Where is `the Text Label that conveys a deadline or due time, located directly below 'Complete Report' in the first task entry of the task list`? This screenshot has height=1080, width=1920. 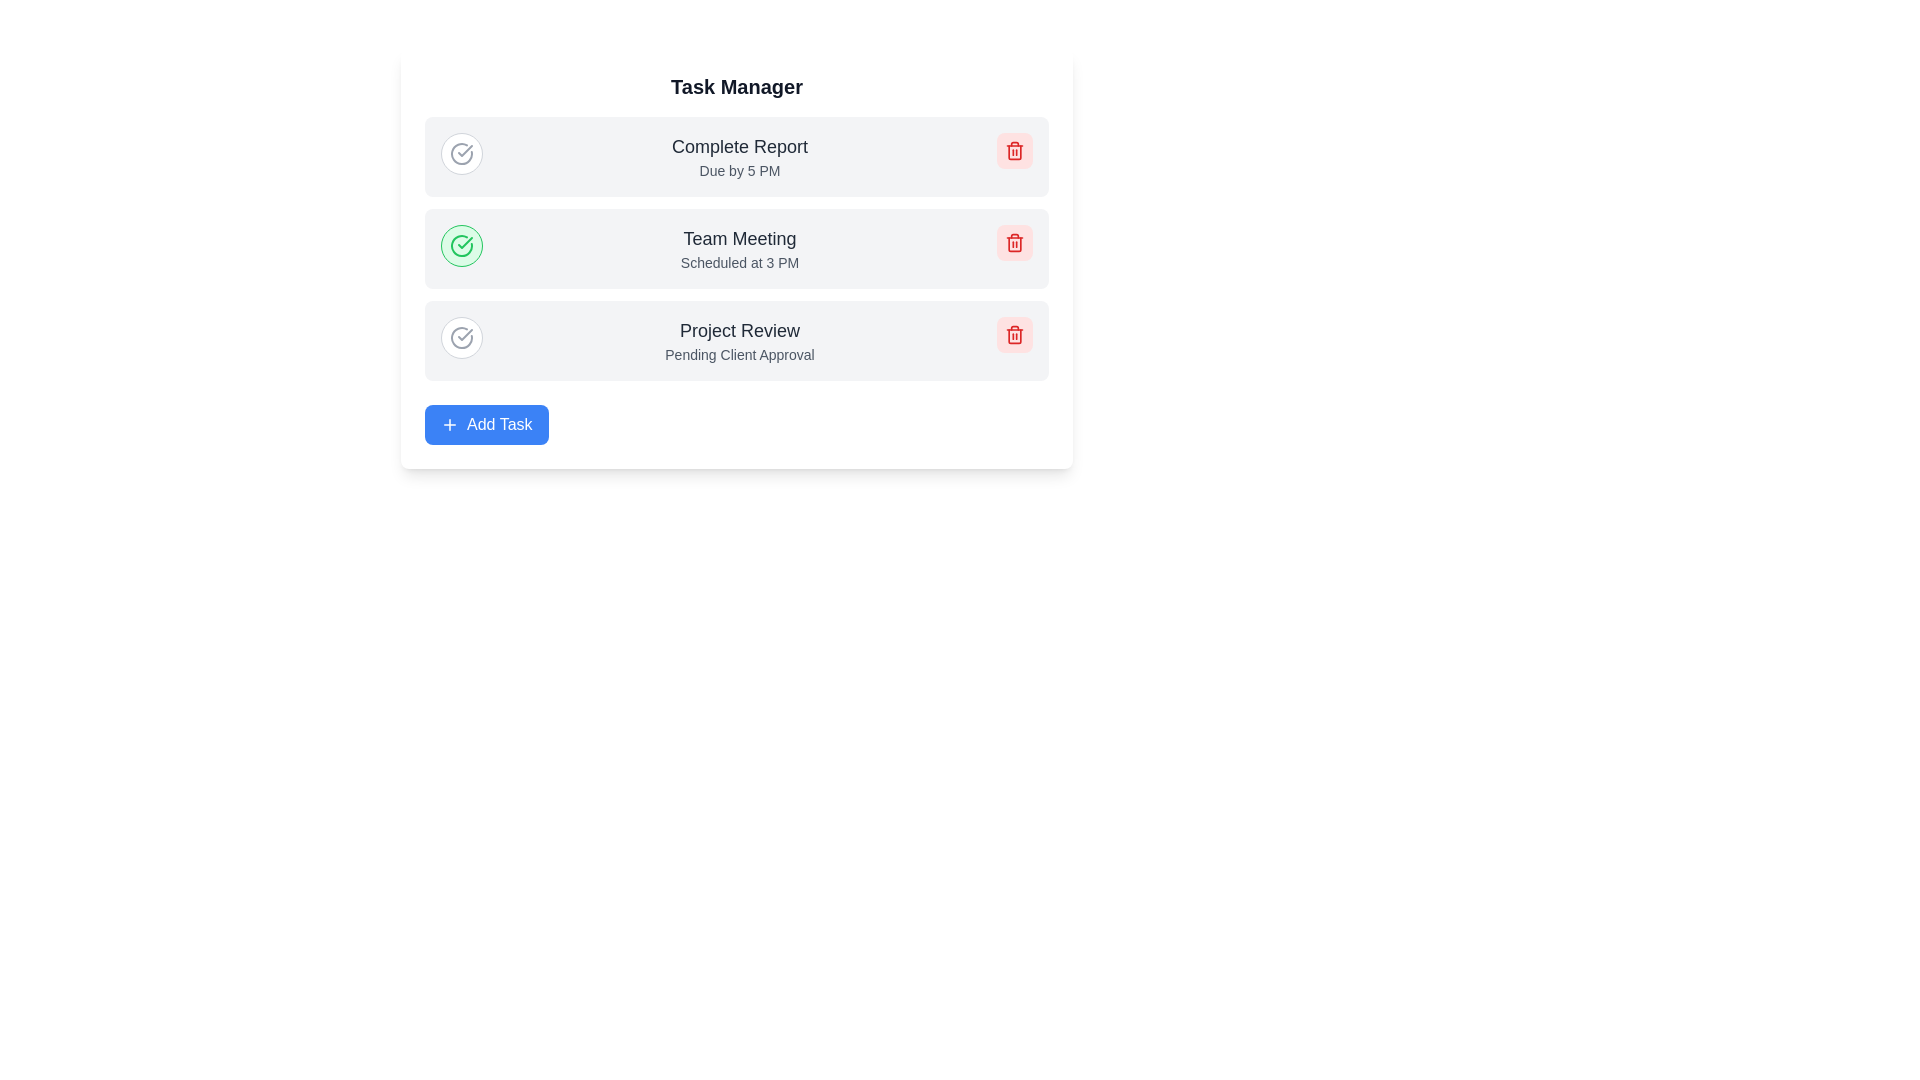 the Text Label that conveys a deadline or due time, located directly below 'Complete Report' in the first task entry of the task list is located at coordinates (738, 169).